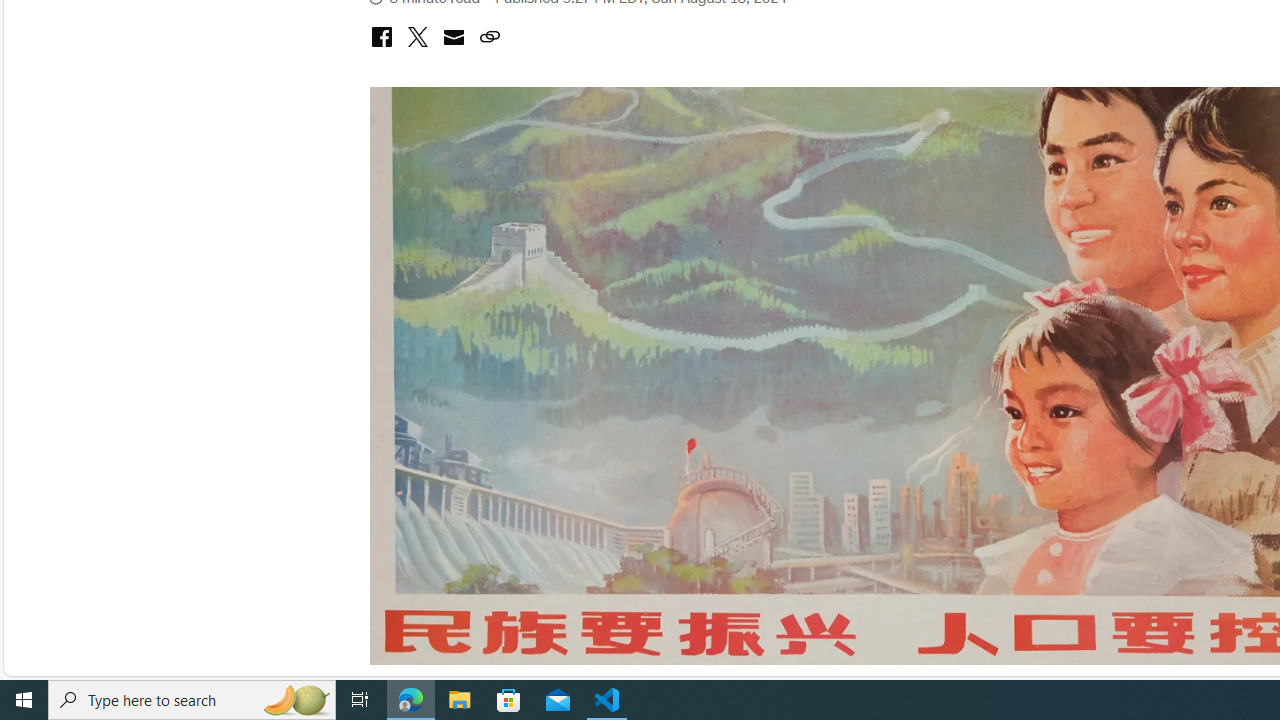  I want to click on 'Class: icon-social-twitter', so click(416, 37).